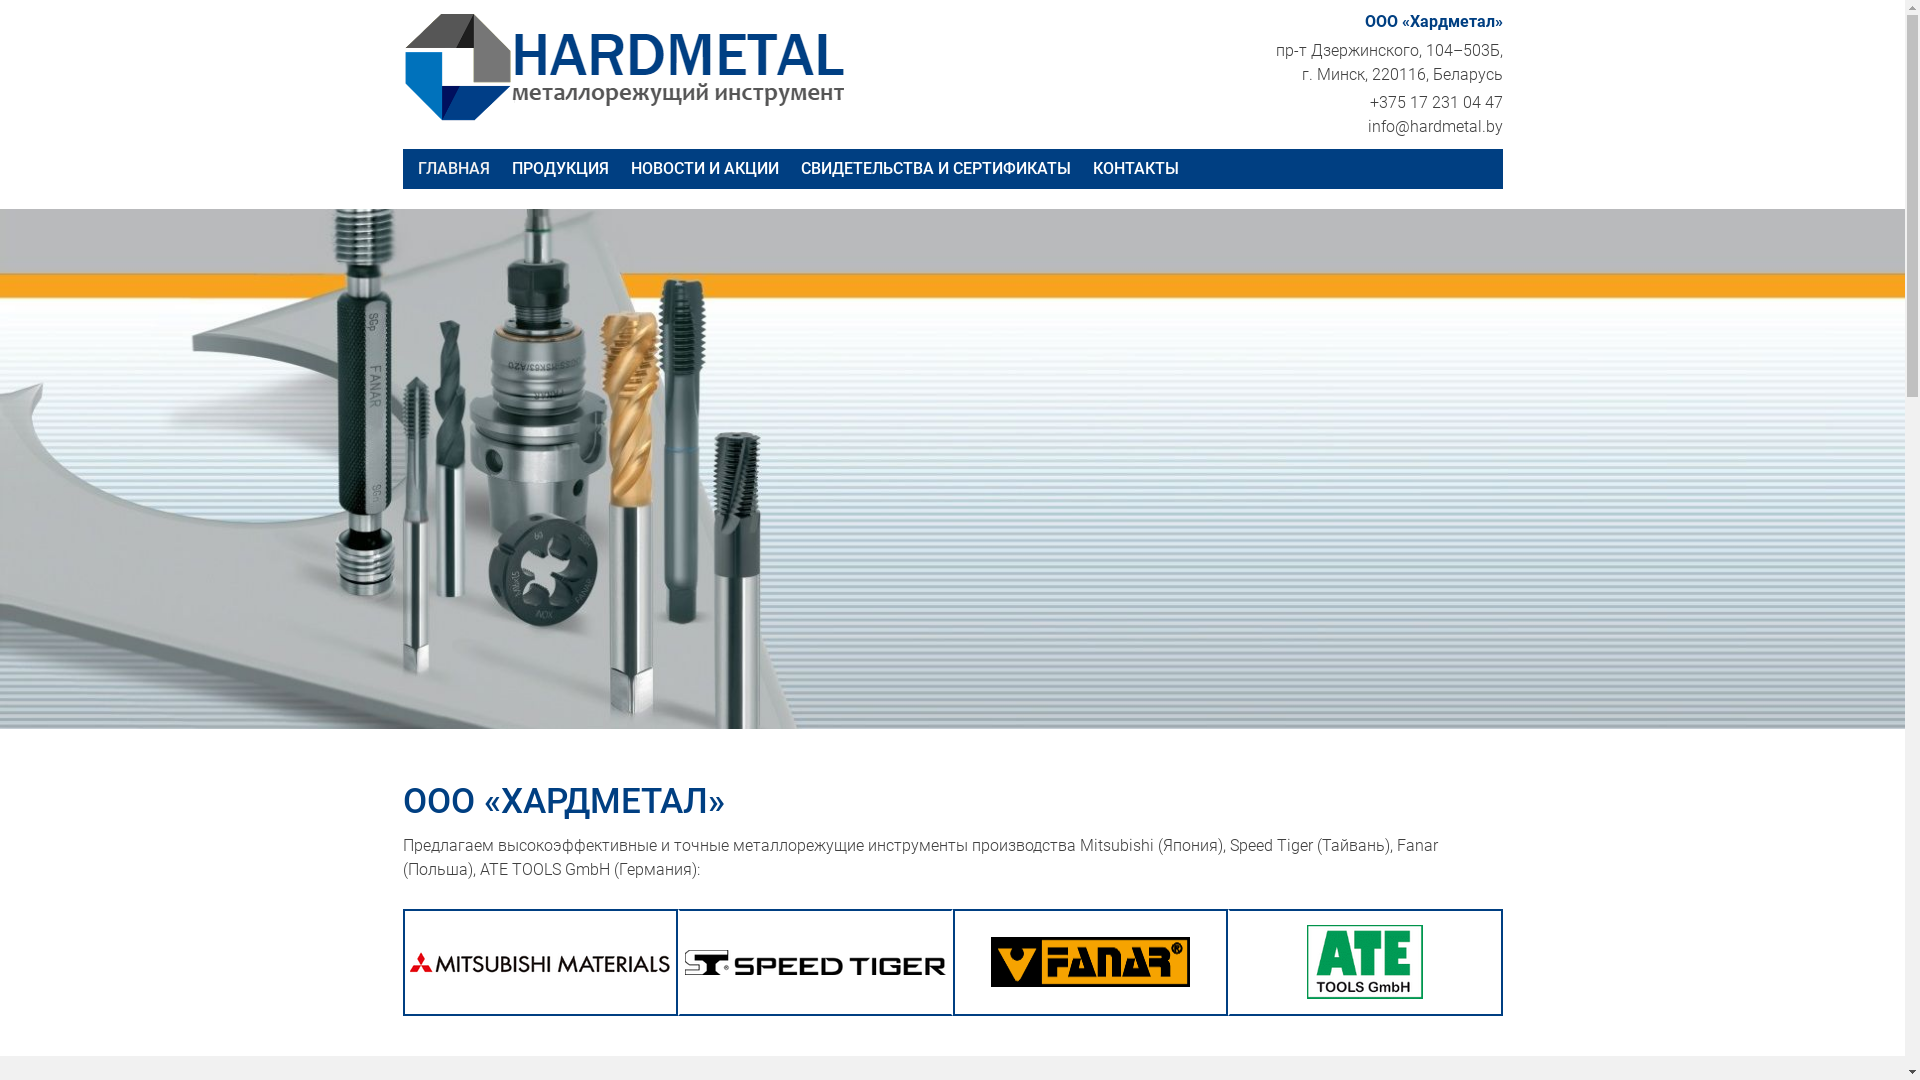 The image size is (1920, 1080). I want to click on 'header-logo', so click(540, 962).